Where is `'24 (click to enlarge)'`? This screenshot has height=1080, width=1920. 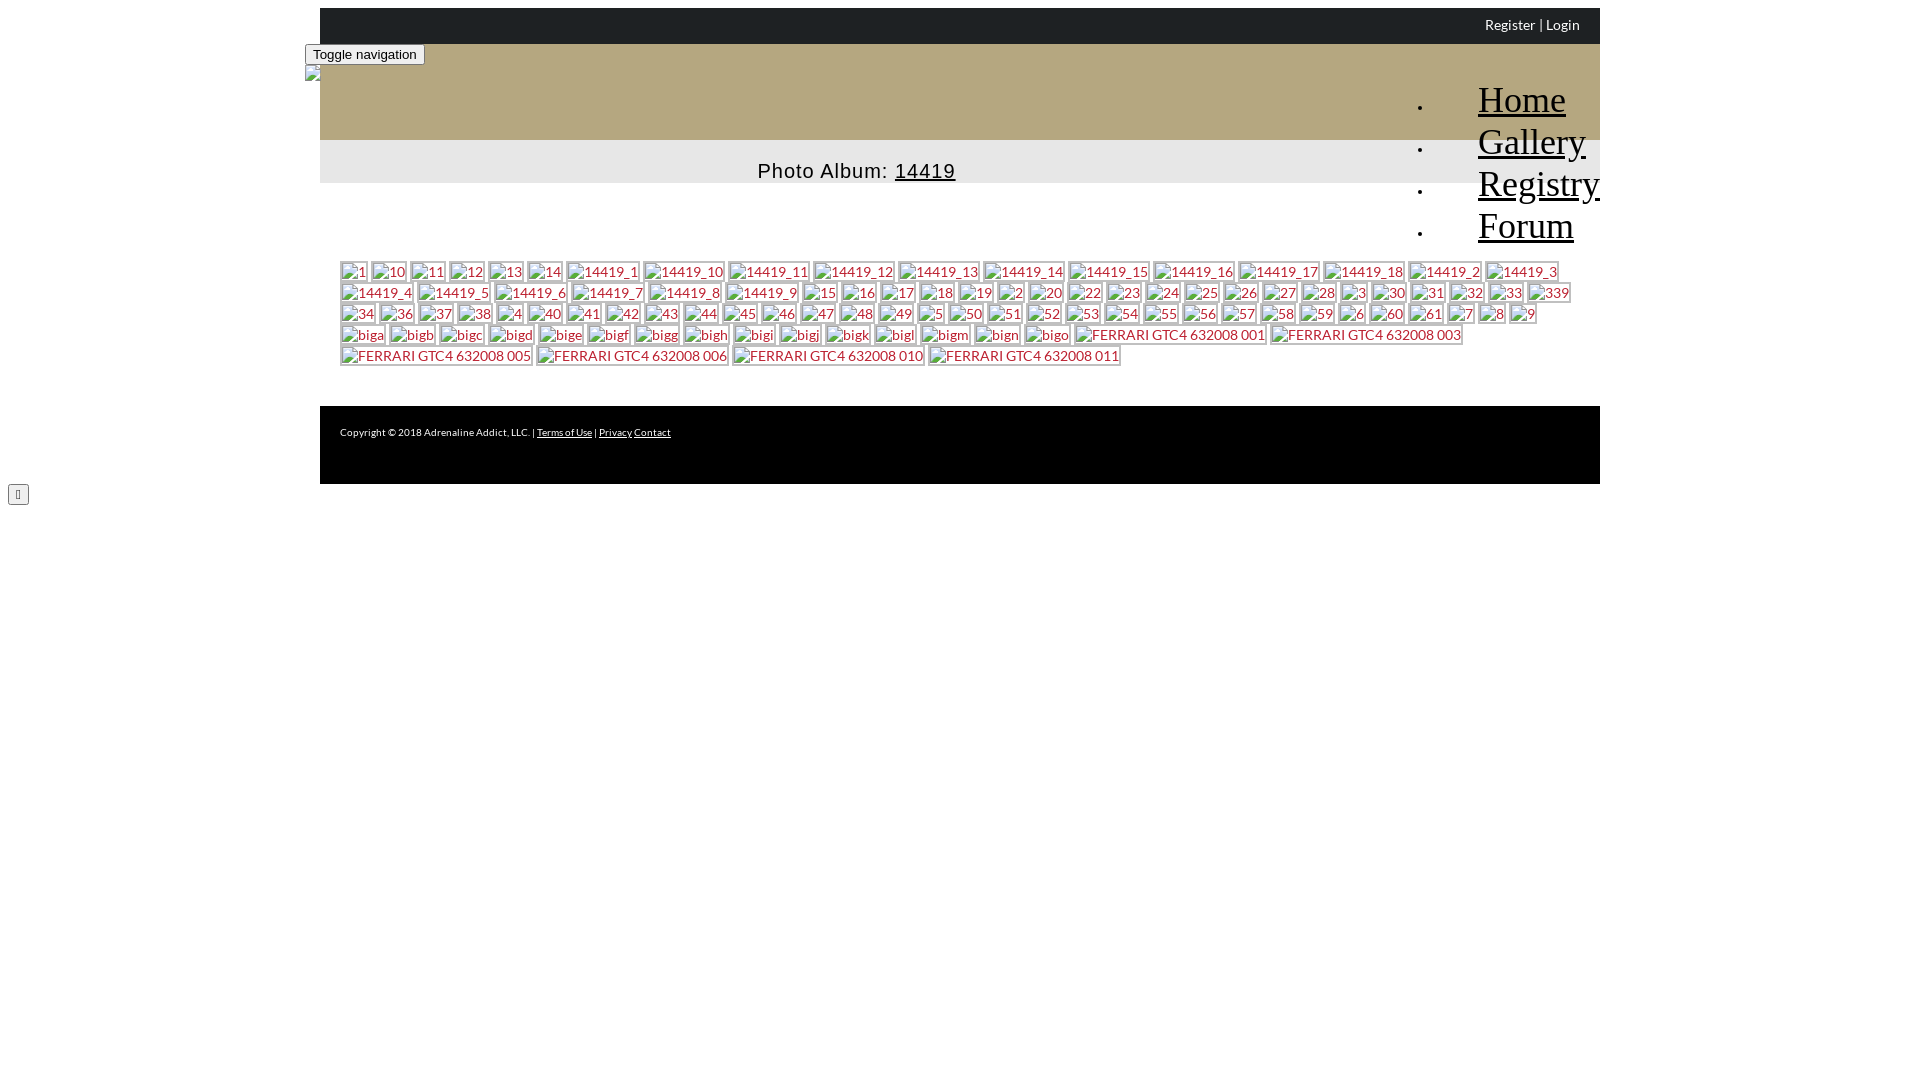
'24 (click to enlarge)' is located at coordinates (1162, 292).